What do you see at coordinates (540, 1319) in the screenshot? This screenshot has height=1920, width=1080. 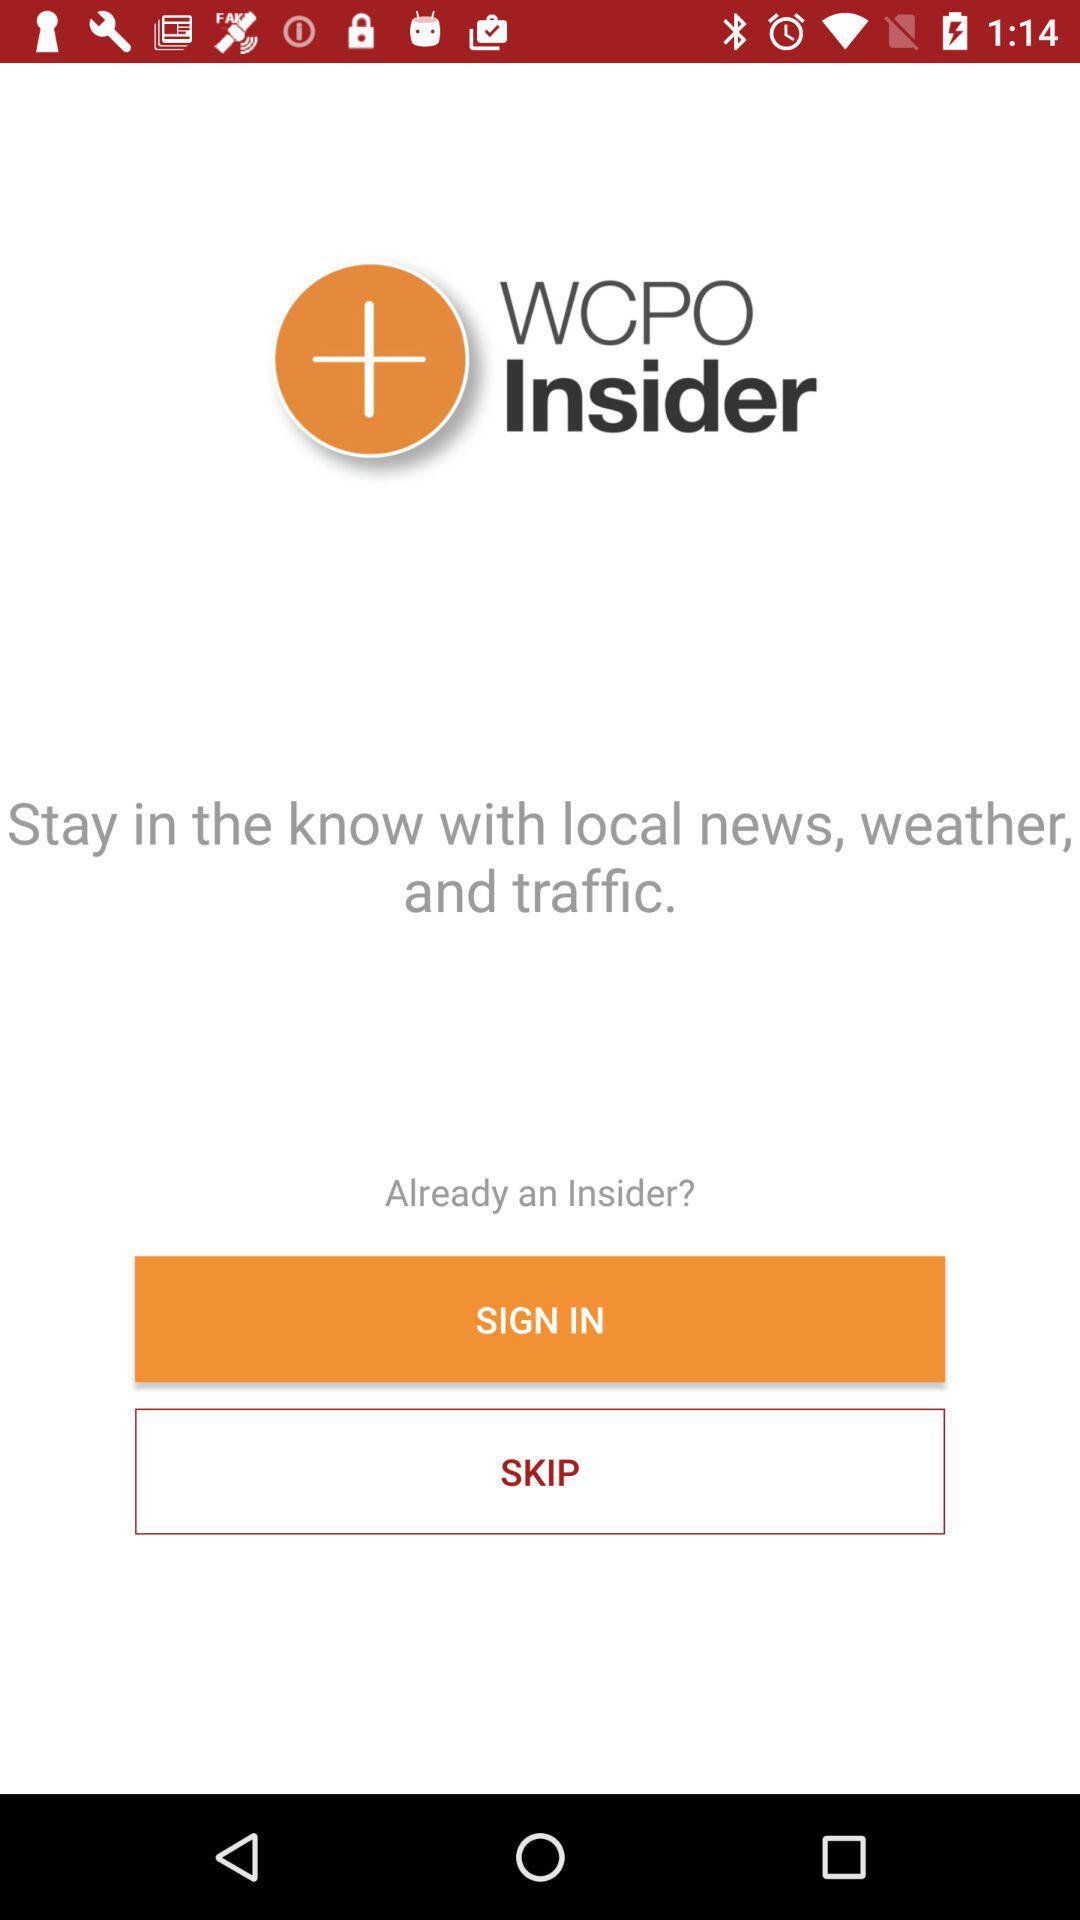 I see `item below the already an insider?` at bounding box center [540, 1319].